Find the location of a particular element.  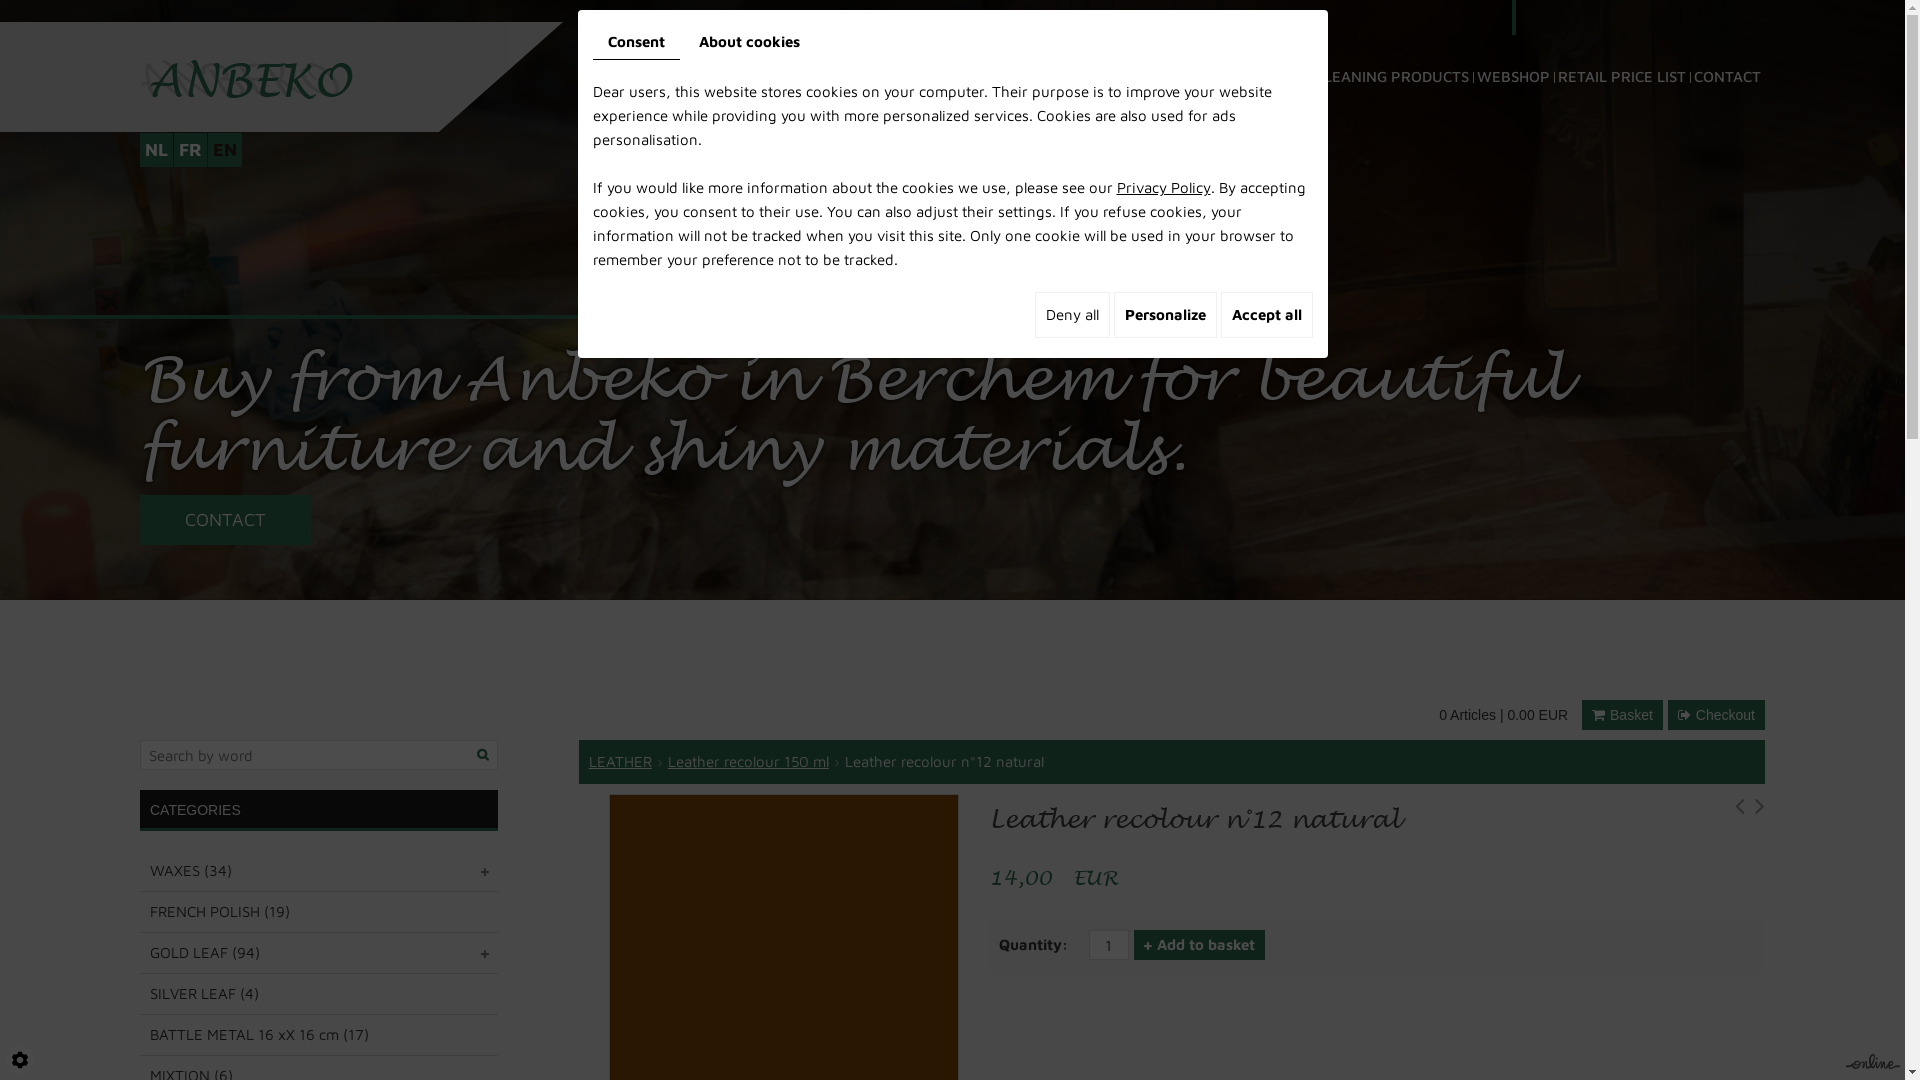

'LEATHER' is located at coordinates (619, 761).